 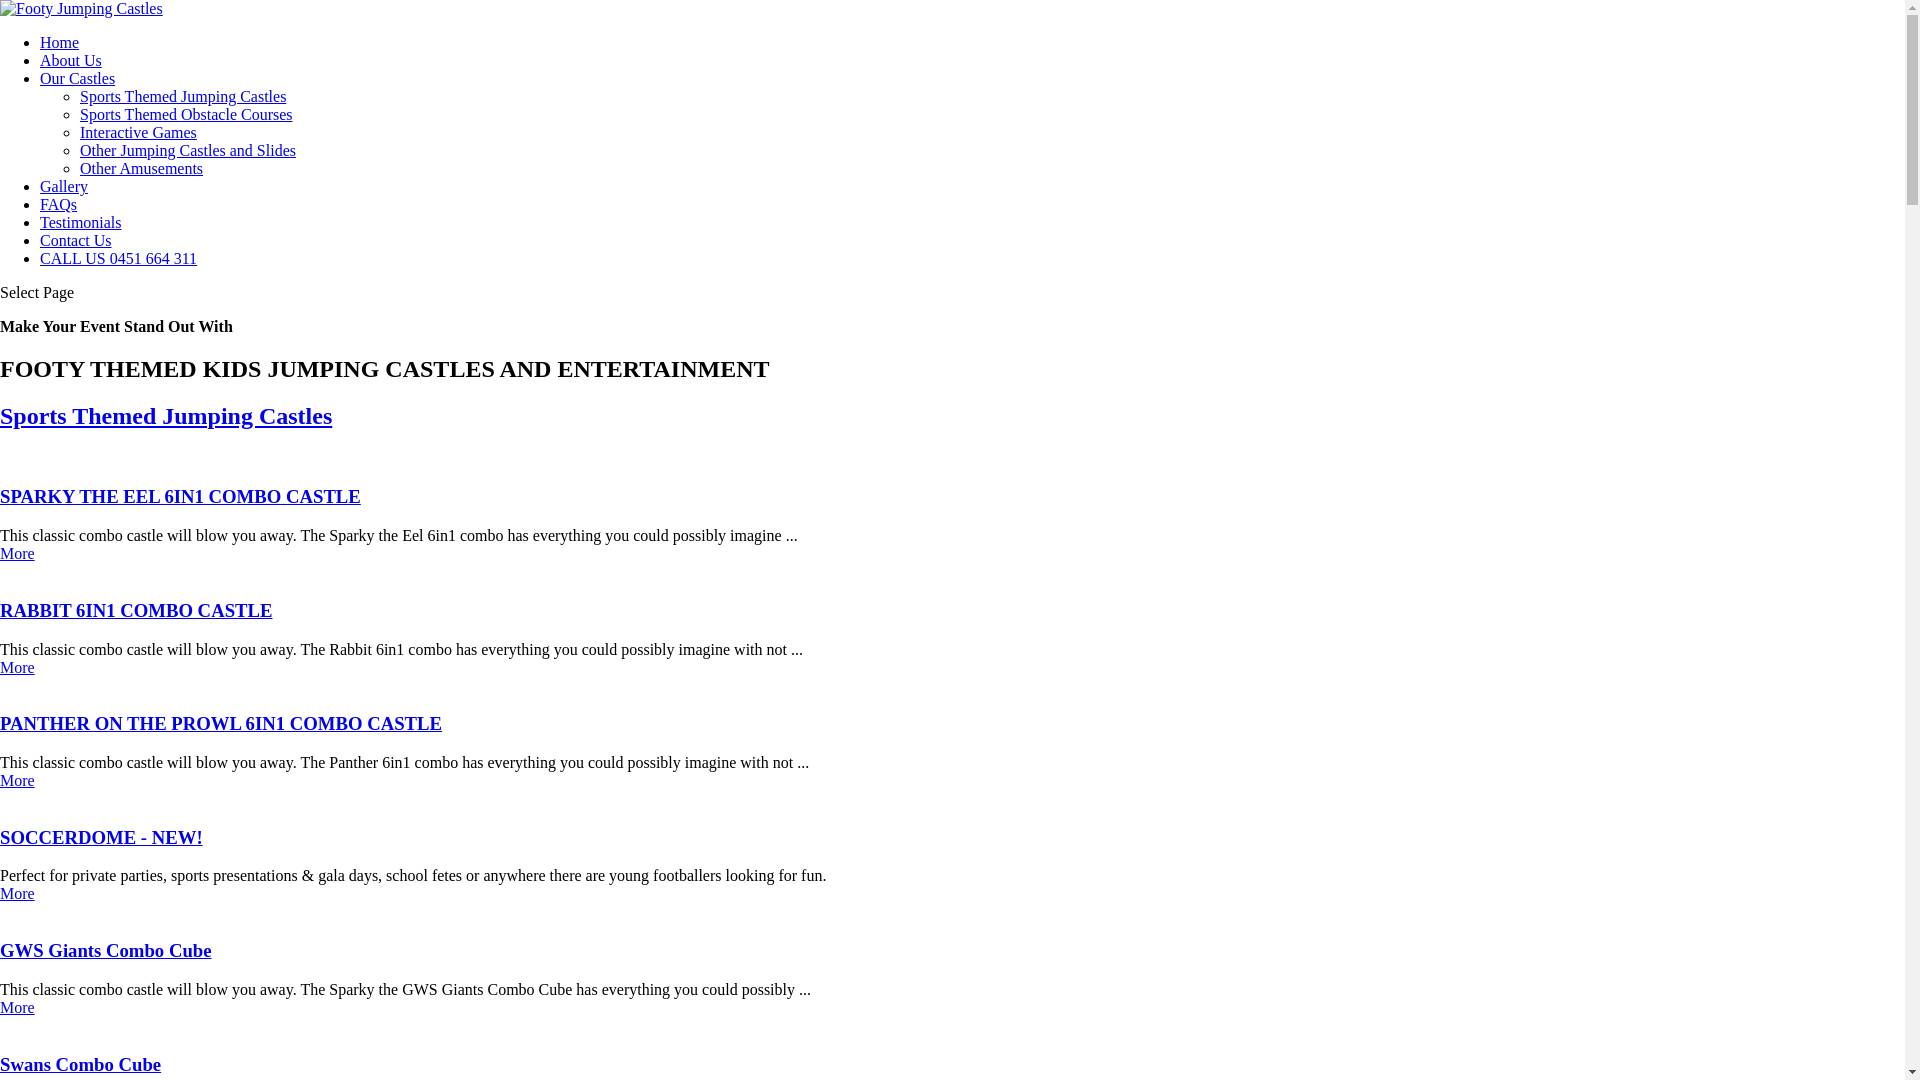 What do you see at coordinates (186, 114) in the screenshot?
I see `'Sports Themed Obstacle Courses'` at bounding box center [186, 114].